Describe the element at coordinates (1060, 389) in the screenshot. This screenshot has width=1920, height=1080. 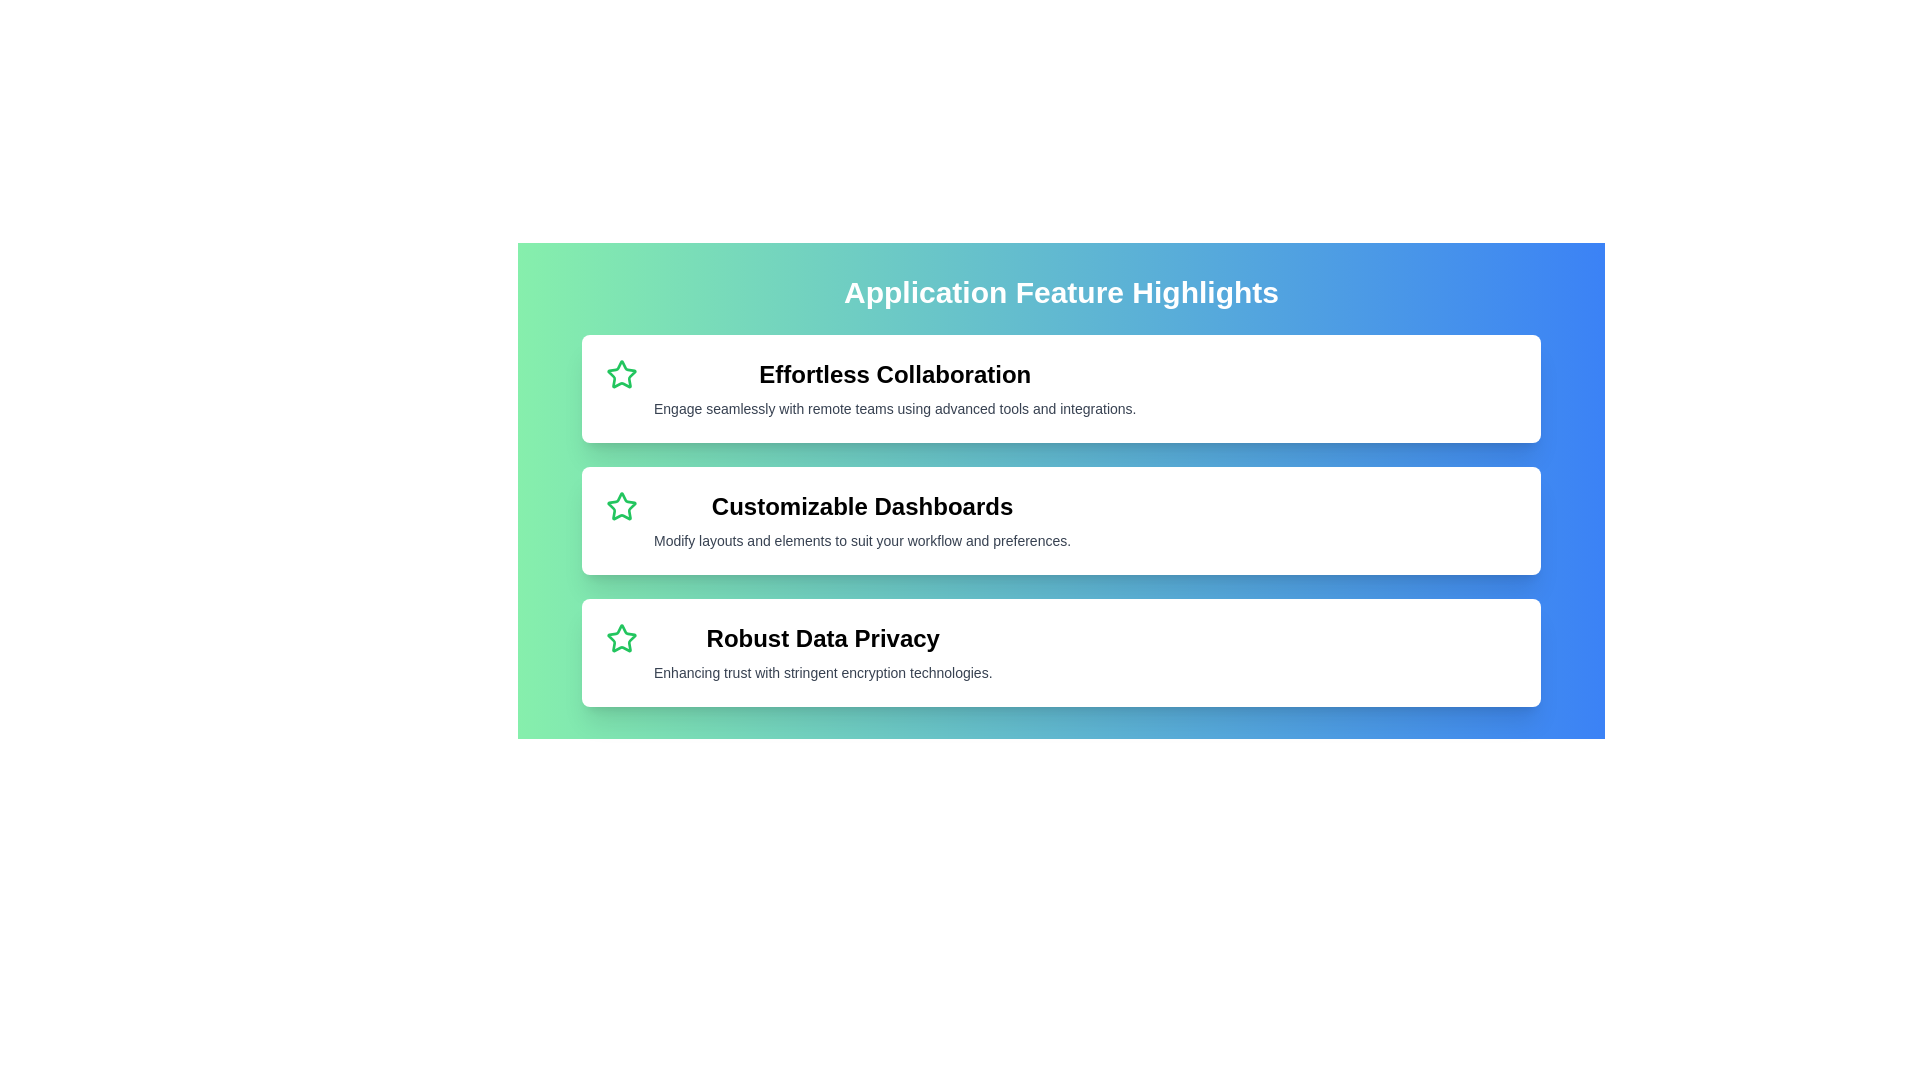
I see `feature information presented in the first card element, which highlights its purpose and benefits in a vertical list` at that location.